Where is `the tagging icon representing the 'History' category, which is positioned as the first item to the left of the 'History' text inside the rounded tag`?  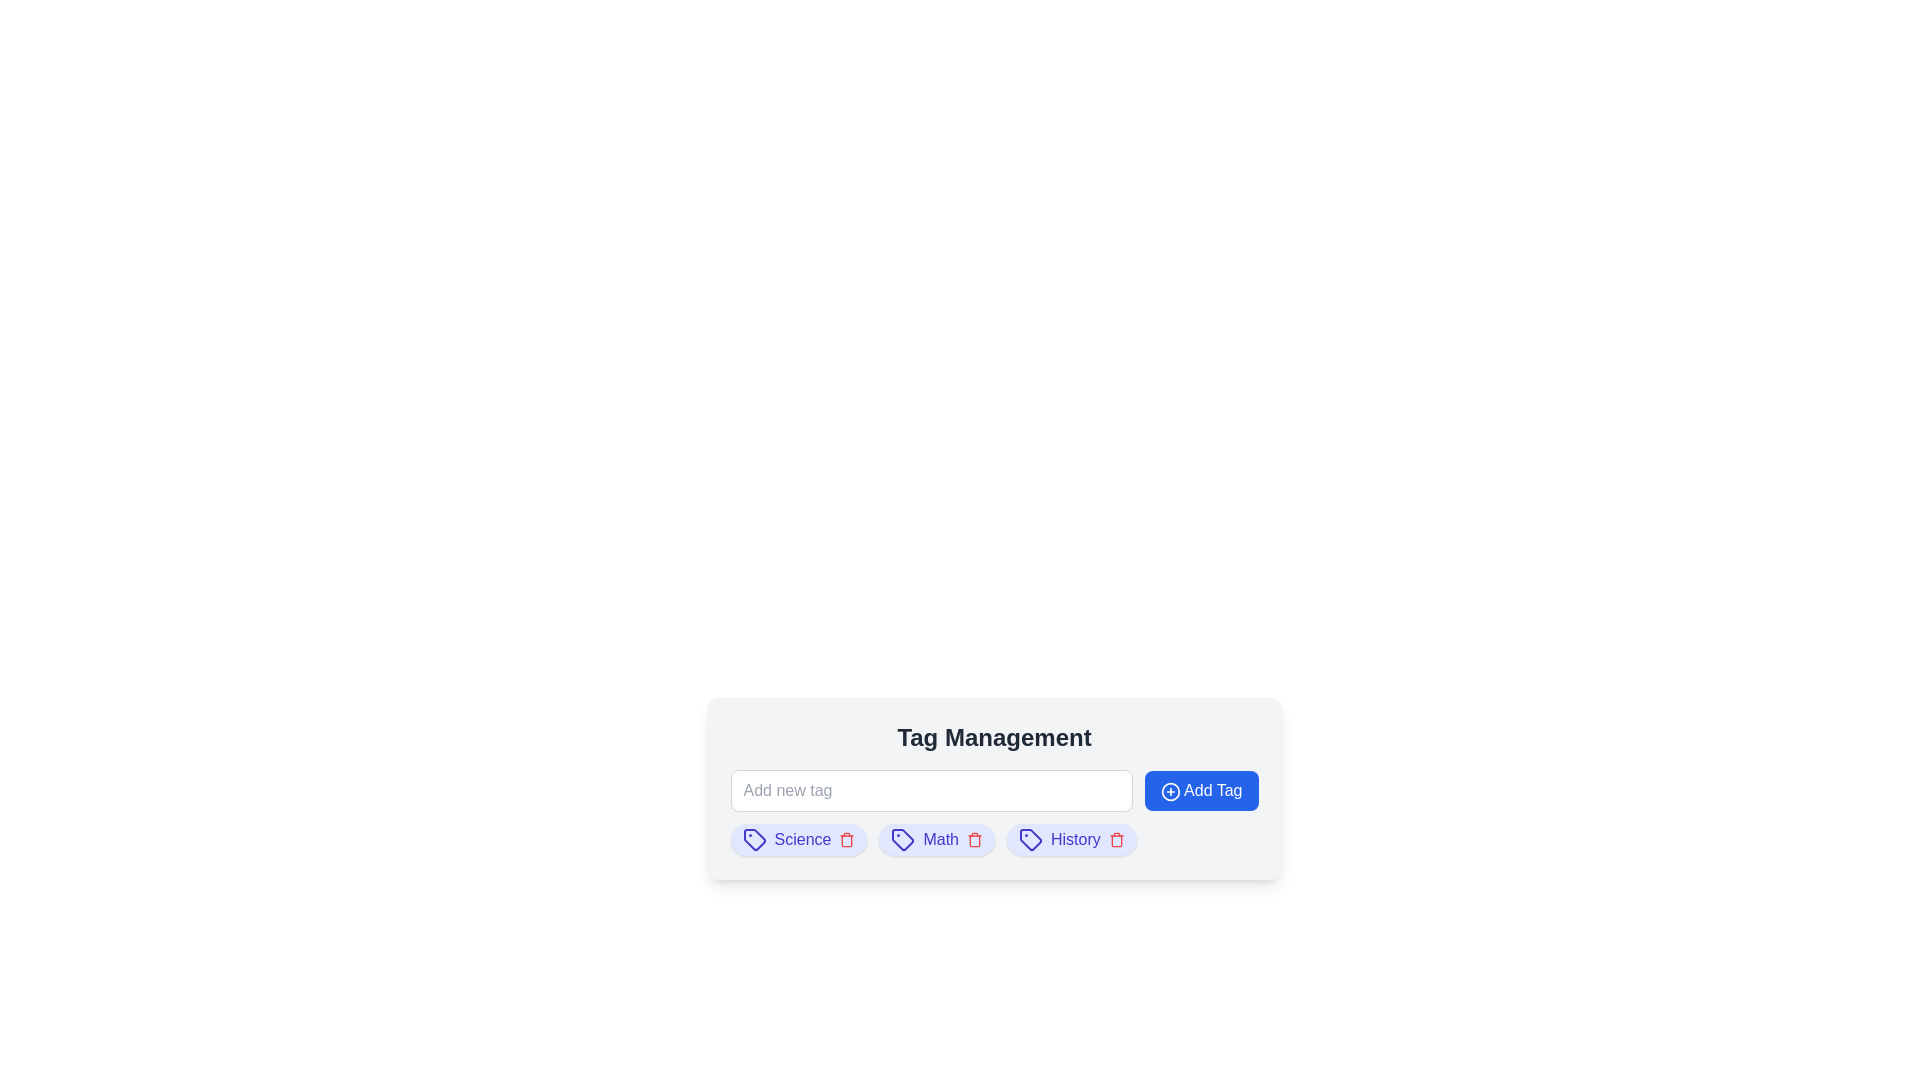 the tagging icon representing the 'History' category, which is positioned as the first item to the left of the 'History' text inside the rounded tag is located at coordinates (1031, 840).